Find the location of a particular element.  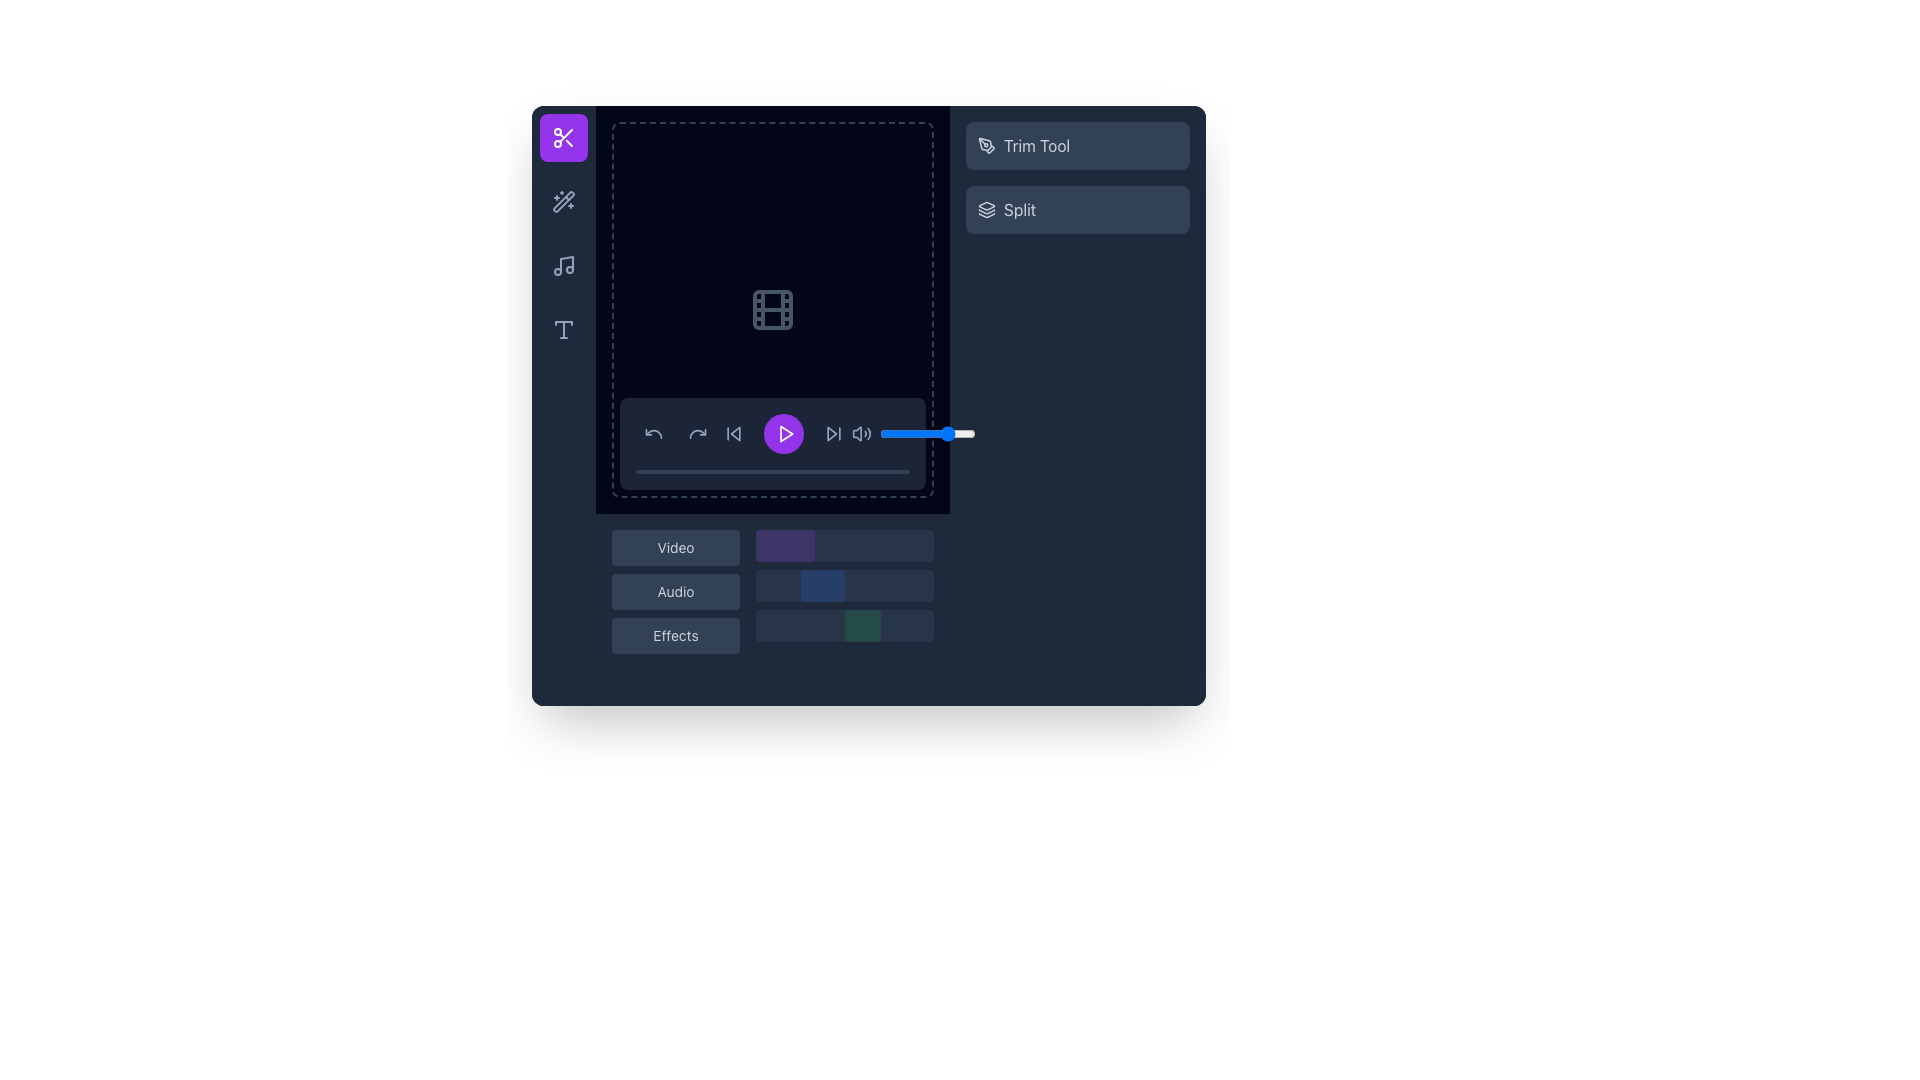

the fast-forward icon located in the media control bar, which allows users to skip forward in media playback is located at coordinates (832, 433).